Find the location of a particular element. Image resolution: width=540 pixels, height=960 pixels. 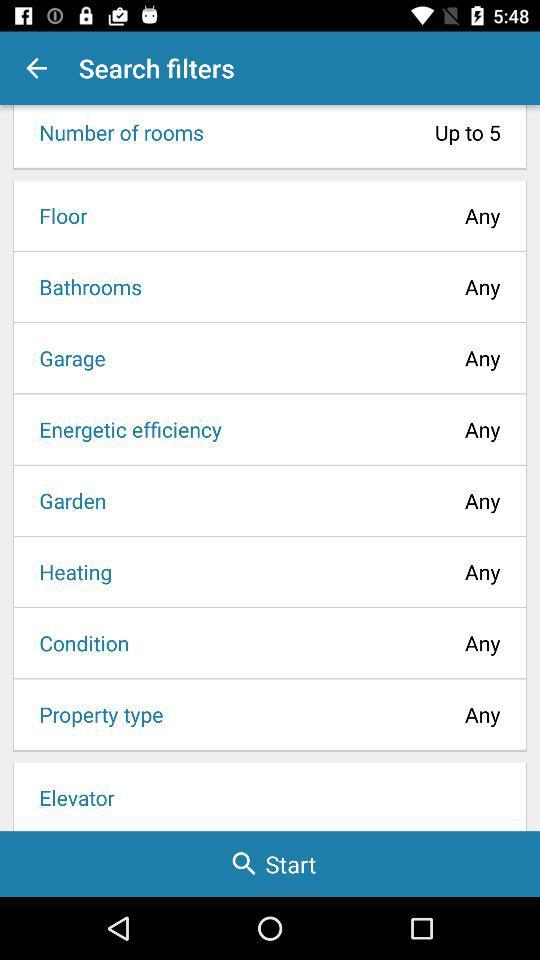

item to the left of search filters item is located at coordinates (36, 68).